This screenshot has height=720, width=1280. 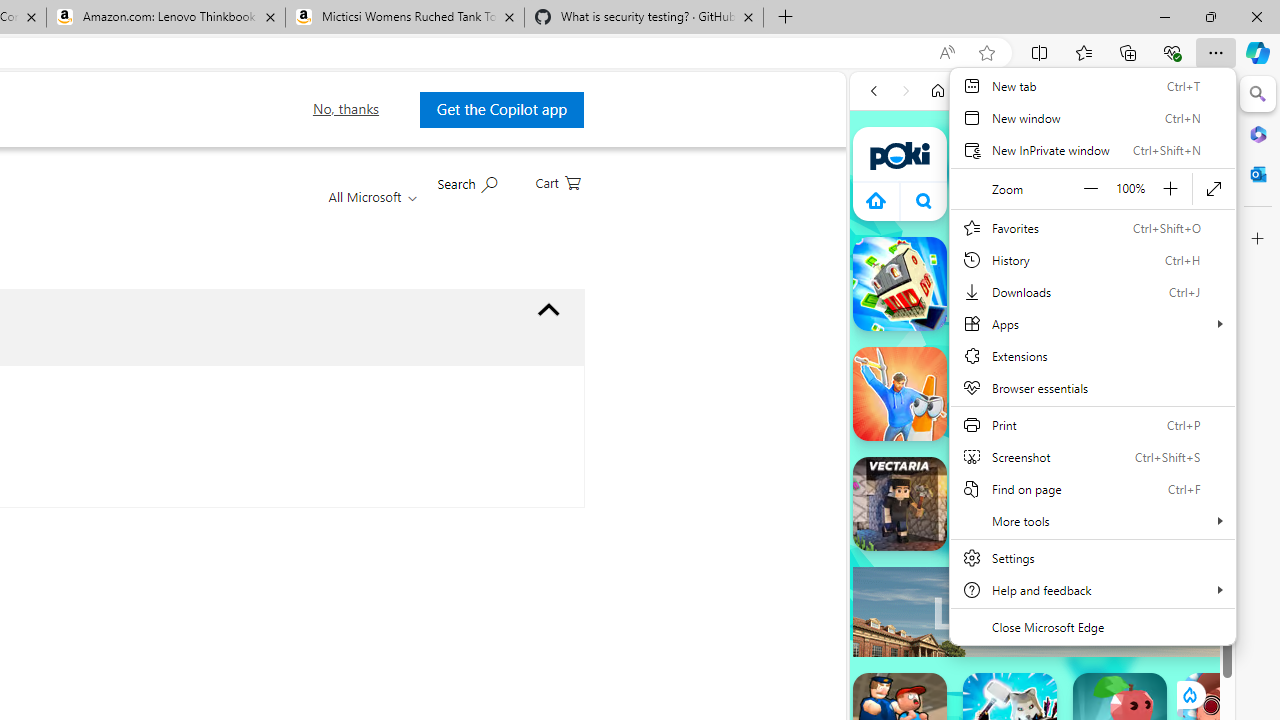 What do you see at coordinates (501, 109) in the screenshot?
I see `'Get the Copilot app '` at bounding box center [501, 109].